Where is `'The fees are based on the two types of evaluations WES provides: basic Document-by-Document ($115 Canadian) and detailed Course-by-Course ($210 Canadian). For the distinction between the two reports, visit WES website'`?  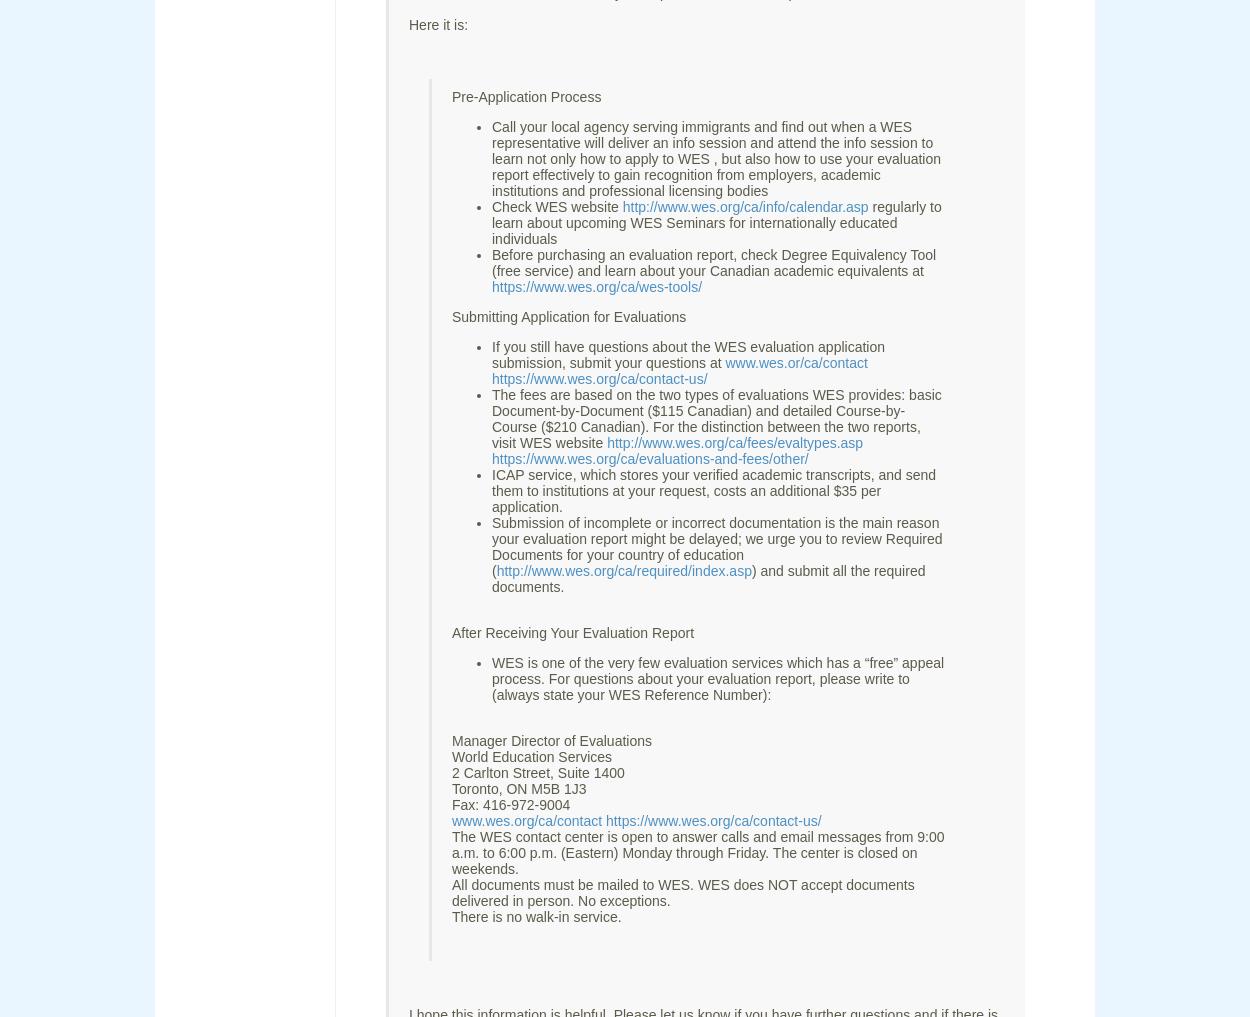
'The fees are based on the two types of evaluations WES provides: basic Document-by-Document ($115 Canadian) and detailed Course-by-Course ($210 Canadian). For the distinction between the two reports, visit WES website' is located at coordinates (491, 419).